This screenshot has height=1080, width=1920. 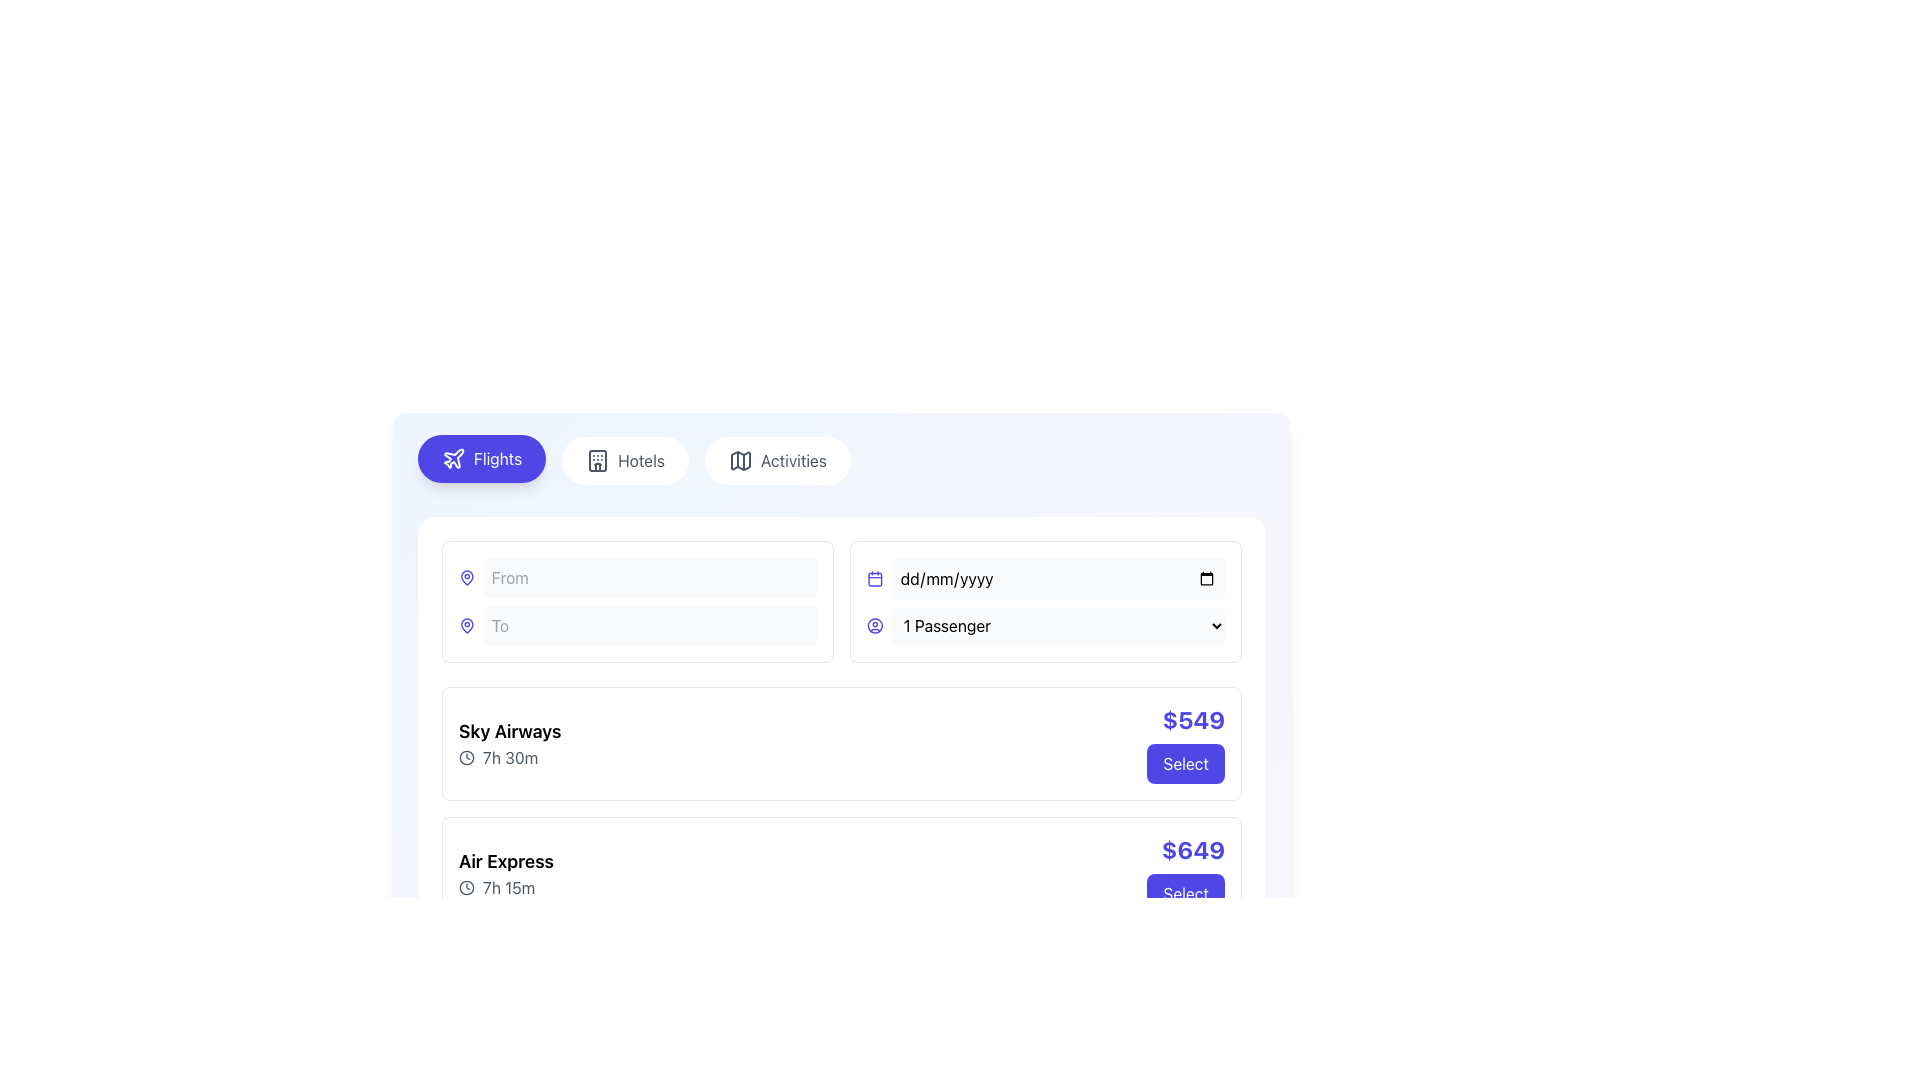 I want to click on the clock icon located next to the text '7h 30m' in the flight details section, so click(x=465, y=758).